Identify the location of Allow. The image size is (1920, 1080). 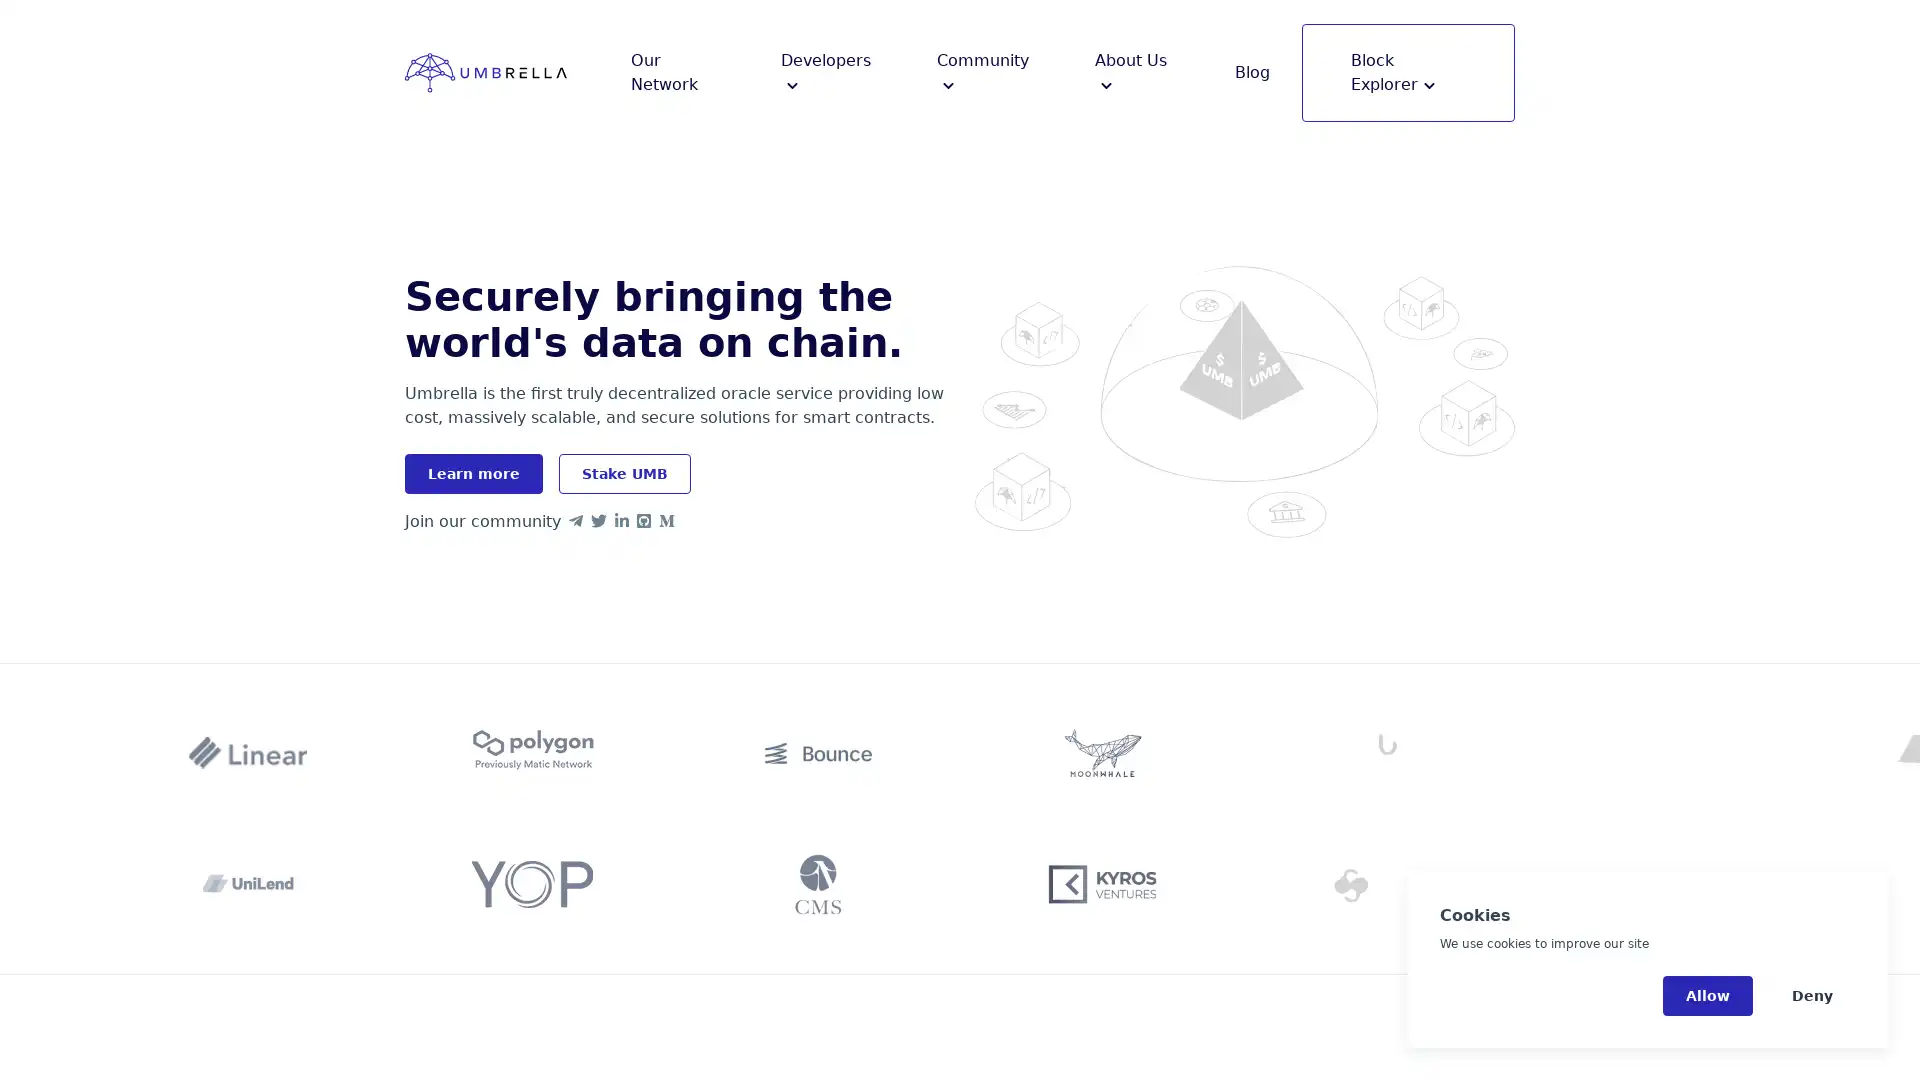
(1707, 995).